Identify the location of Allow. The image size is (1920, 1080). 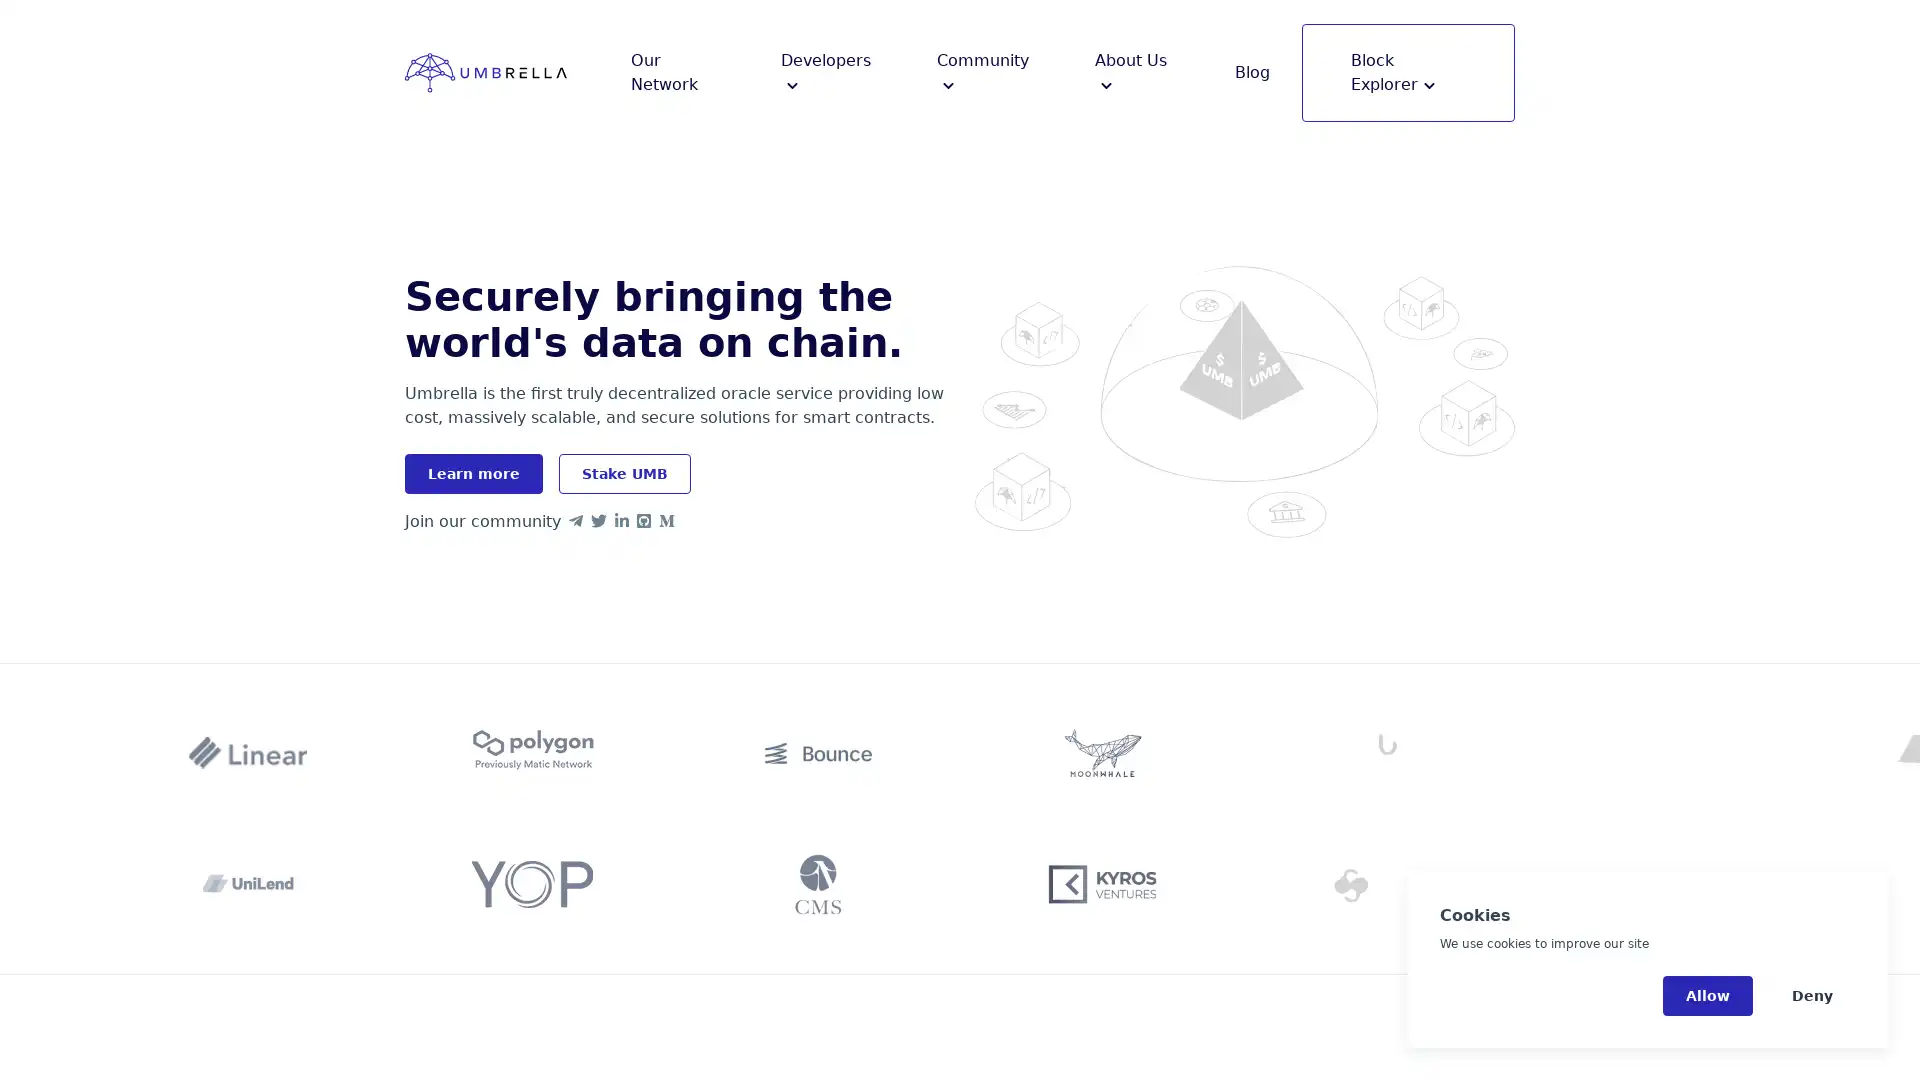
(1707, 995).